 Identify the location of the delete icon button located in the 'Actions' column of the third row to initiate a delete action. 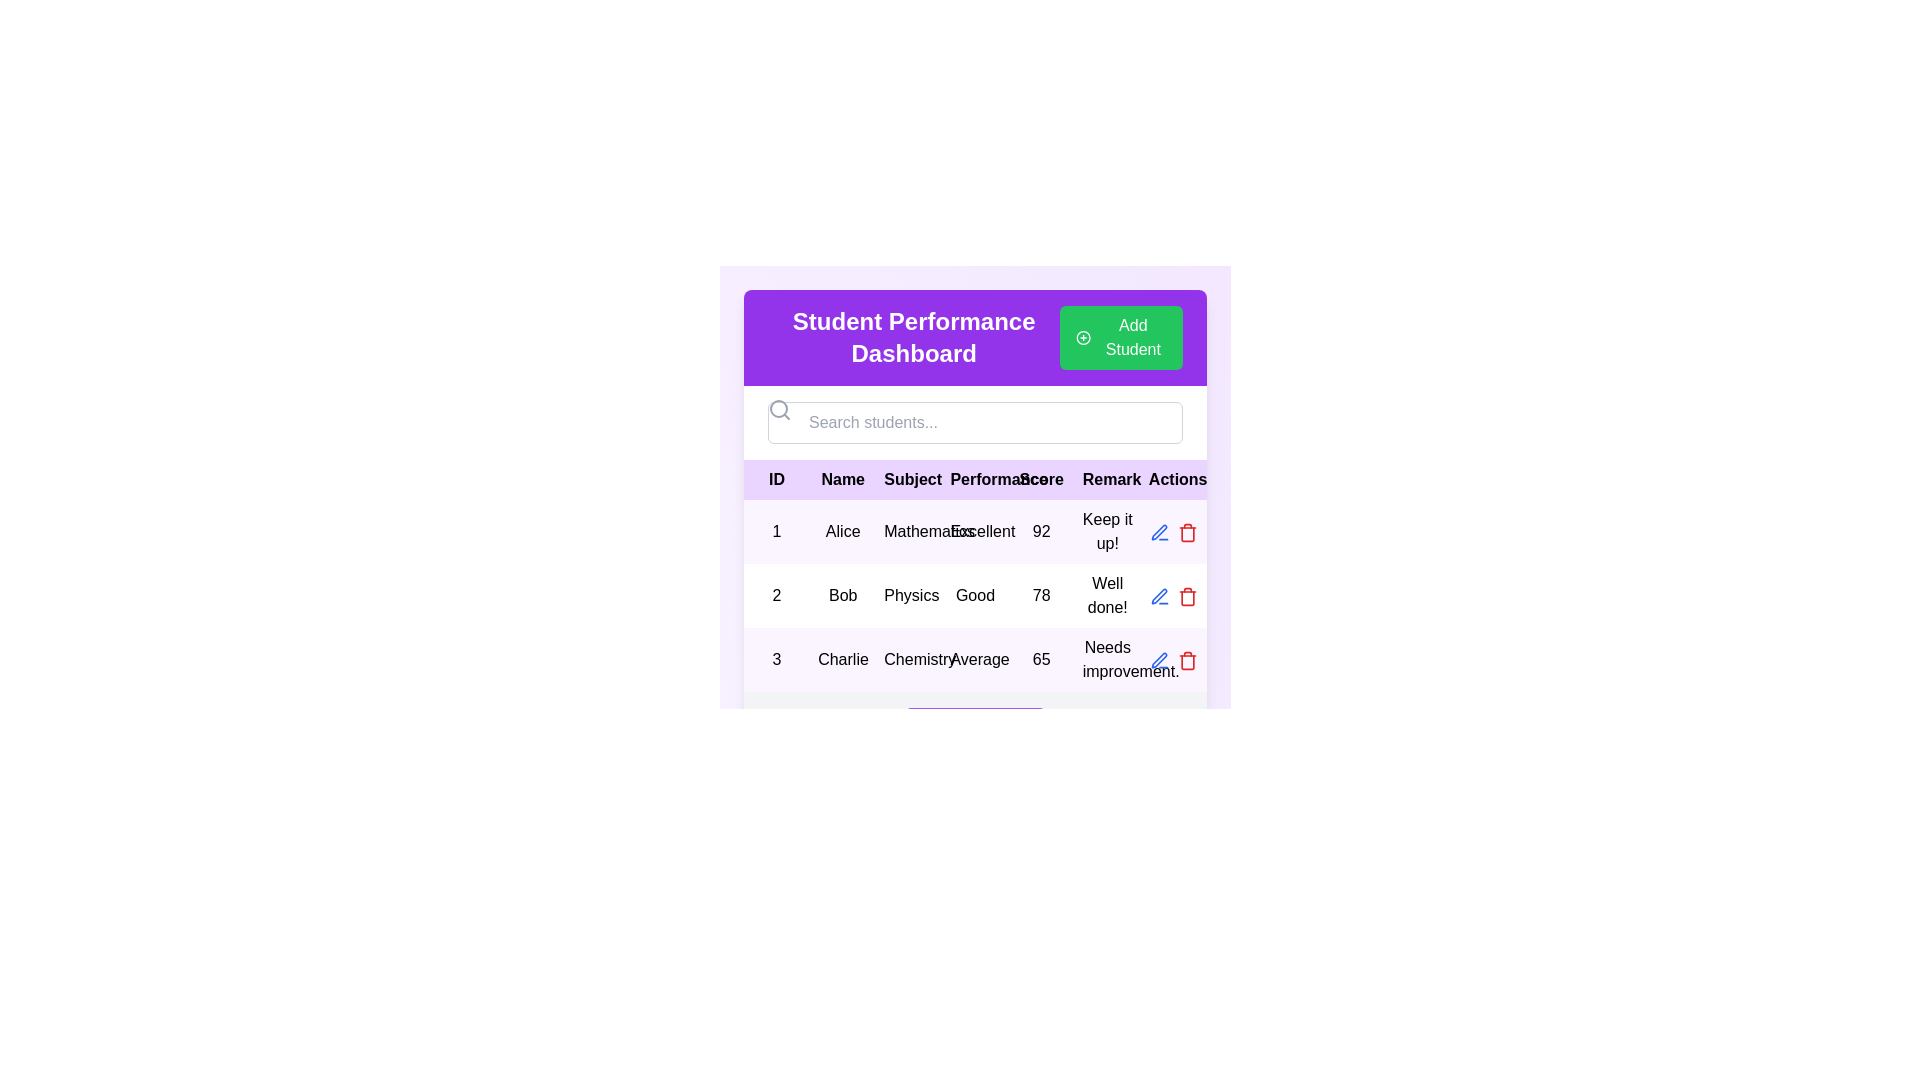
(1187, 659).